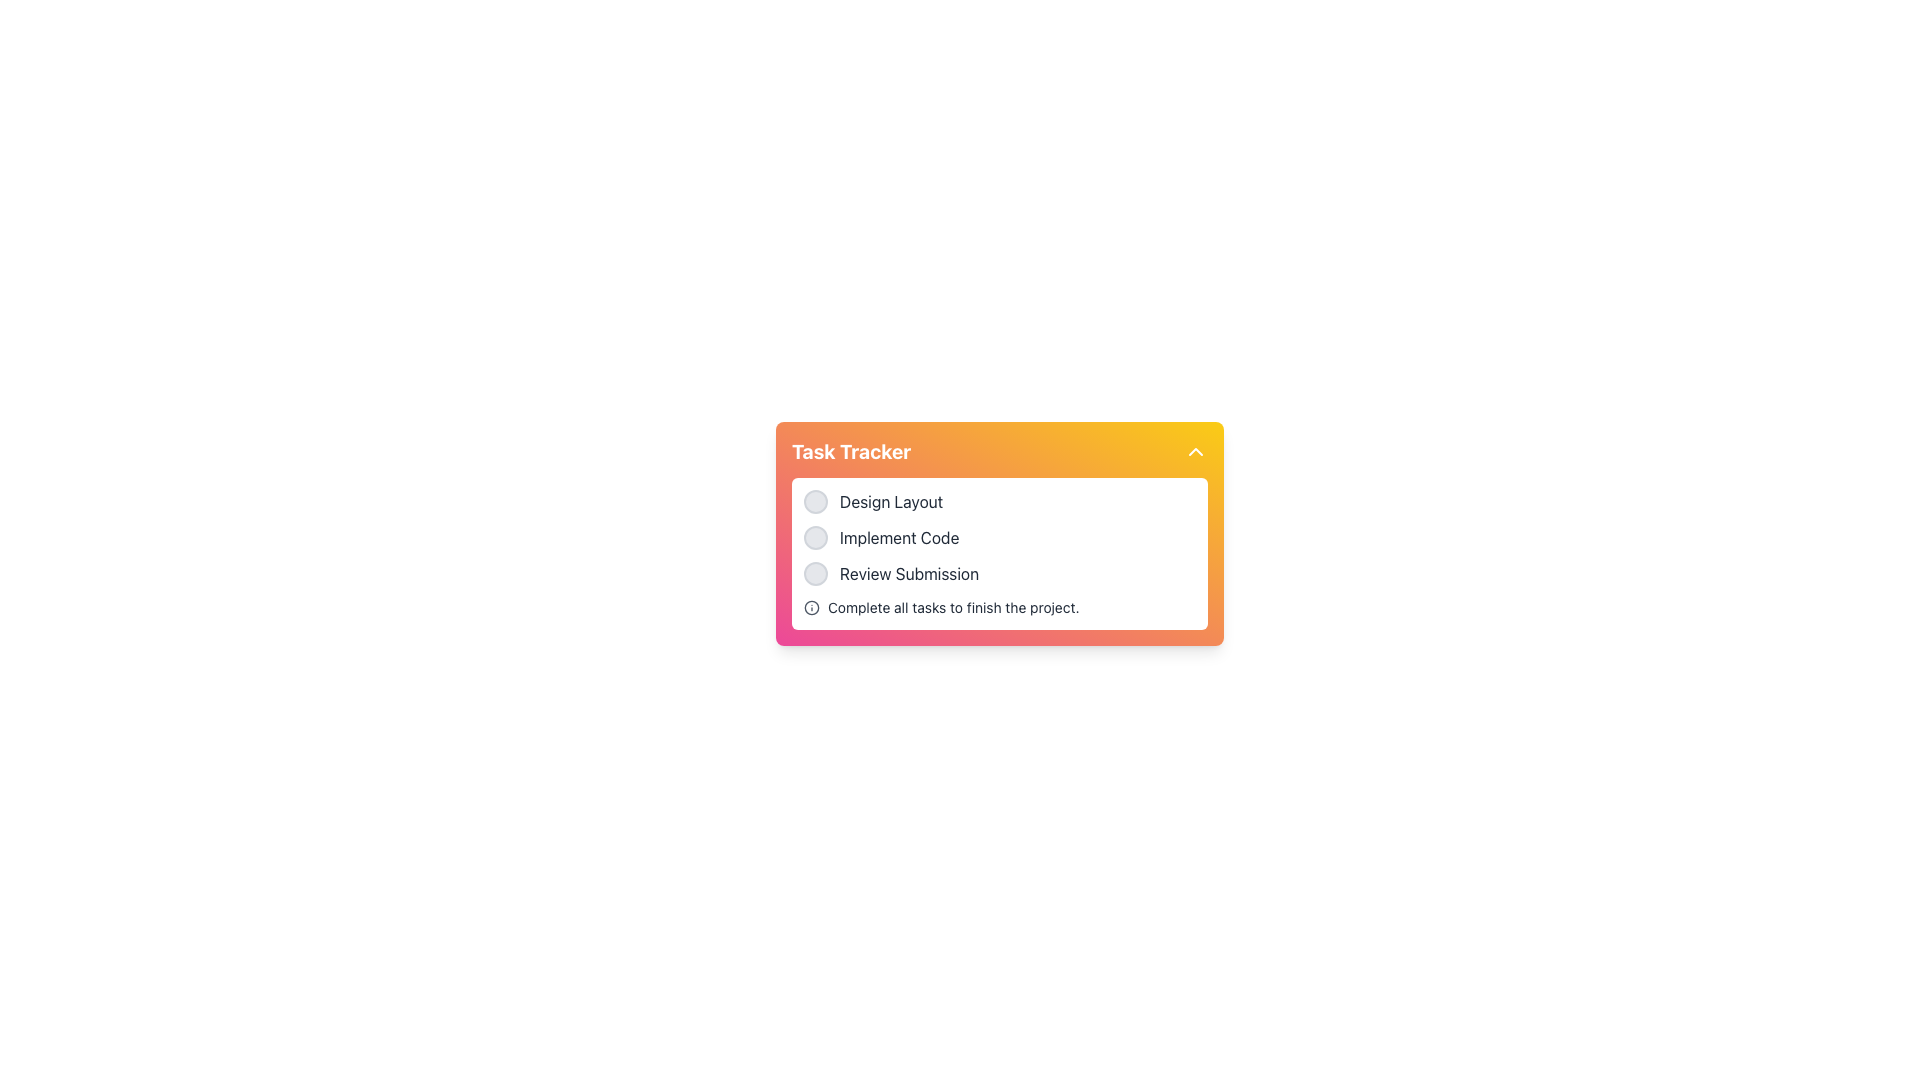 The width and height of the screenshot is (1920, 1080). I want to click on the second item in the task tracker list, which is 'Implement Code', for editing or viewing details, so click(999, 536).